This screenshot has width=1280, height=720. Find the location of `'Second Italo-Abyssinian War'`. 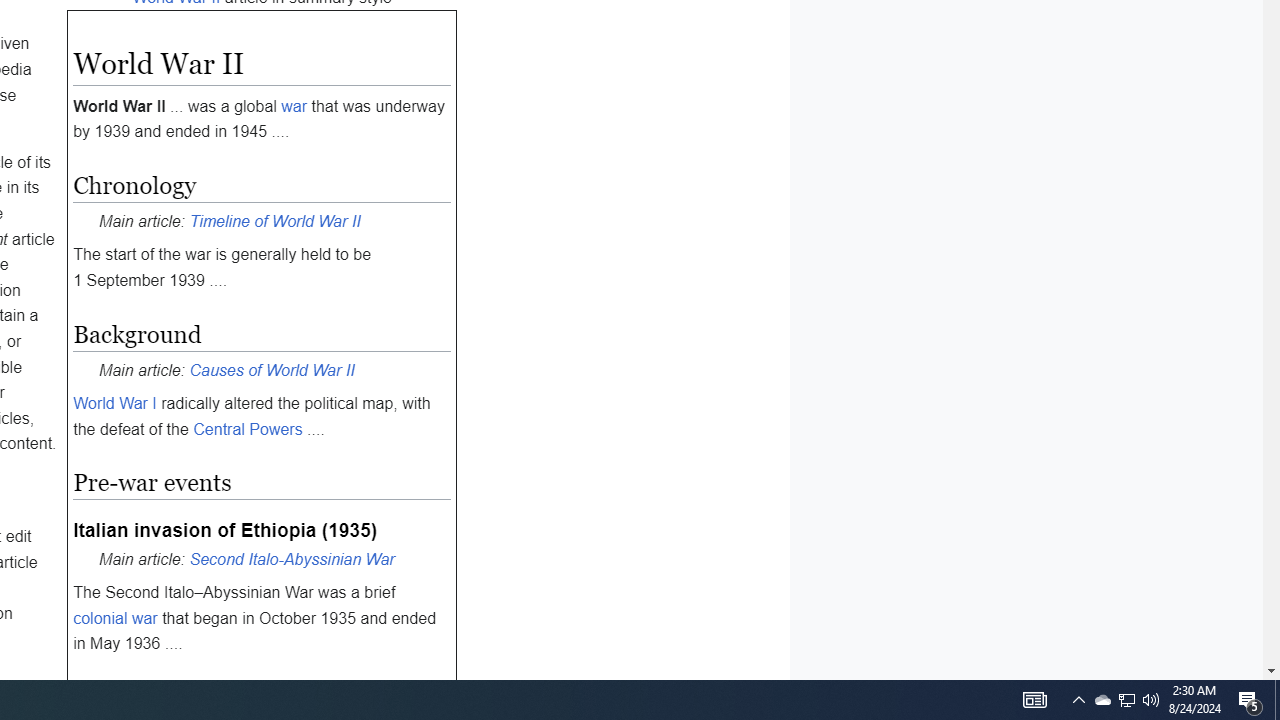

'Second Italo-Abyssinian War' is located at coordinates (291, 559).